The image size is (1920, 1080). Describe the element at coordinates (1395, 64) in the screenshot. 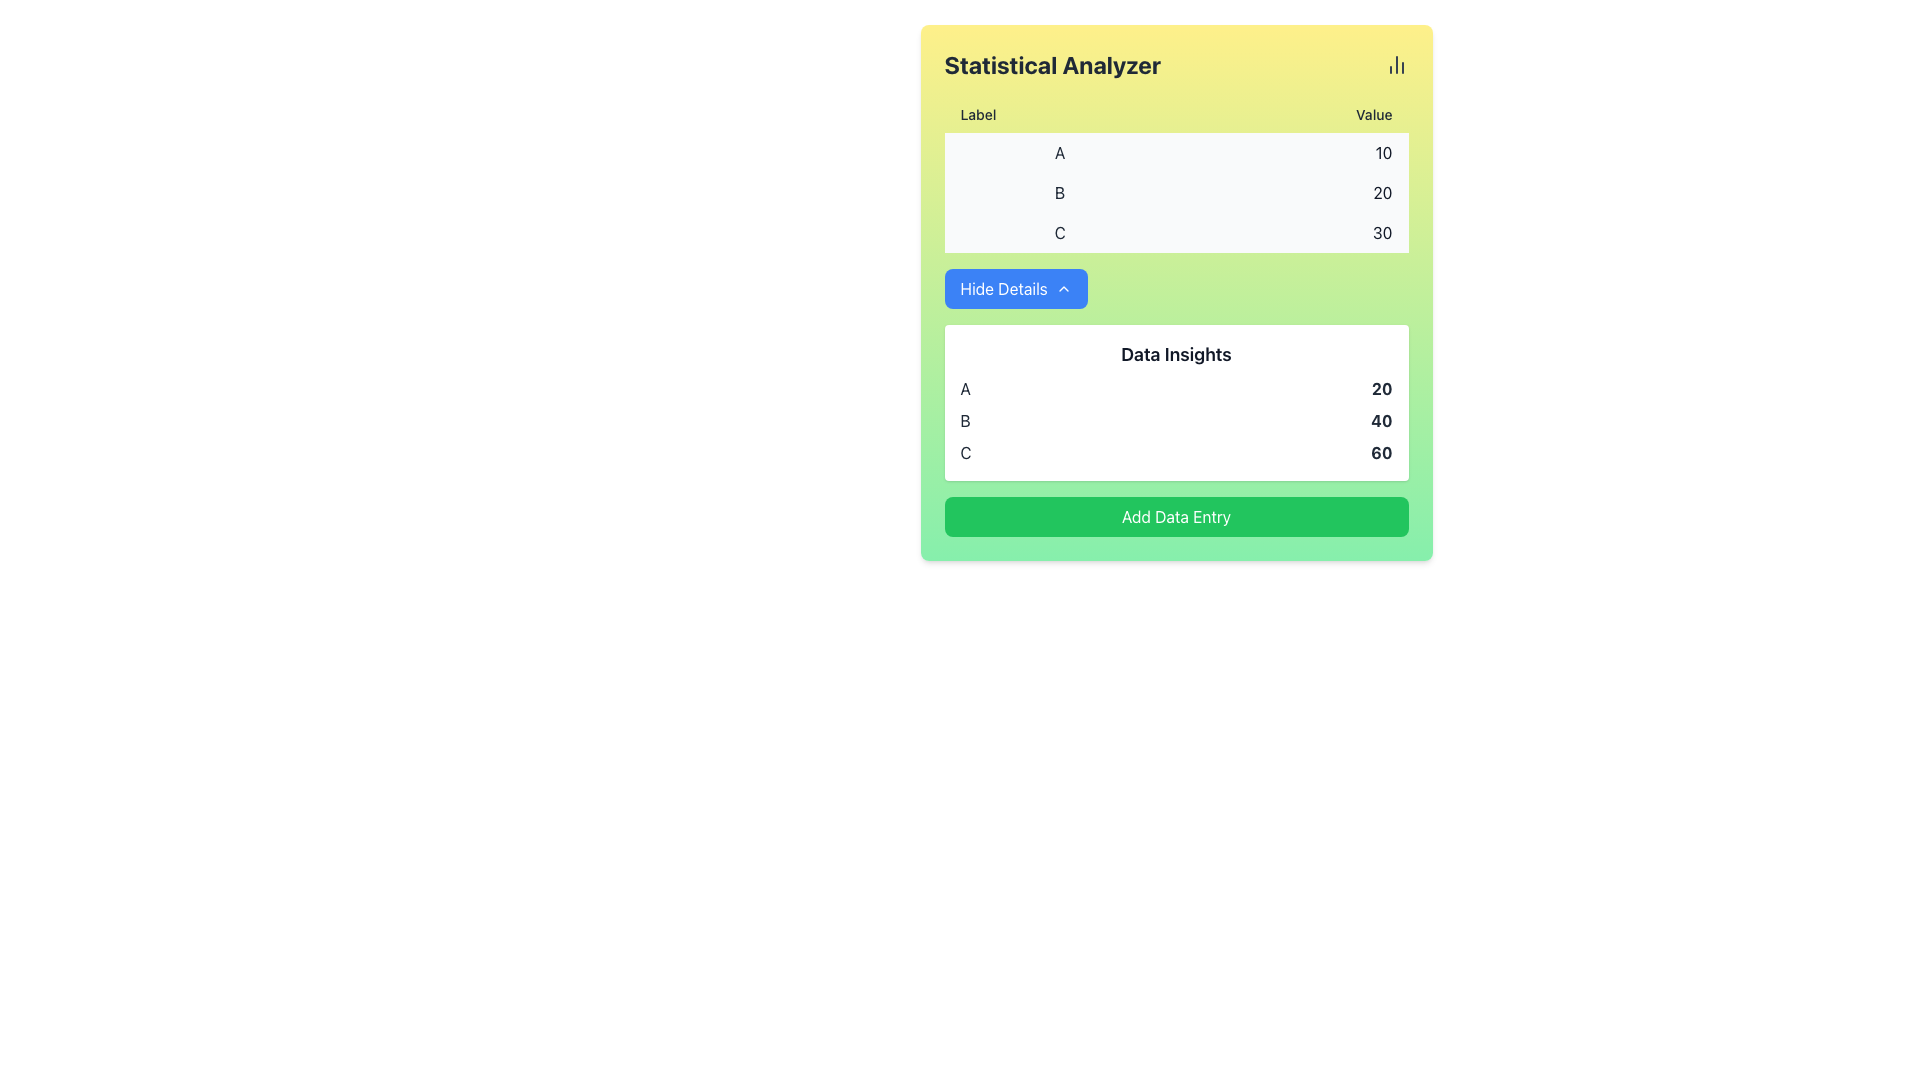

I see `the small gray chart icon located in the top-right corner of the 'Statistical Analyzer' section` at that location.